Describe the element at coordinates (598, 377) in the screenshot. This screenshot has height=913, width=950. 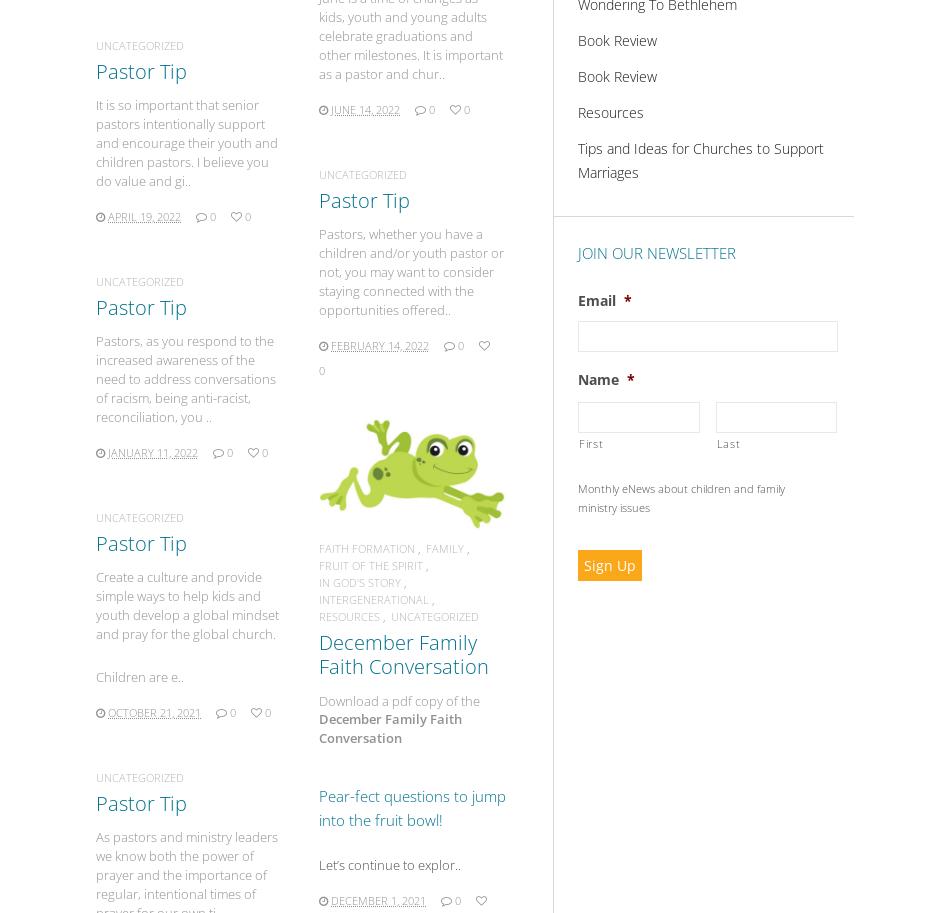
I see `'Name'` at that location.